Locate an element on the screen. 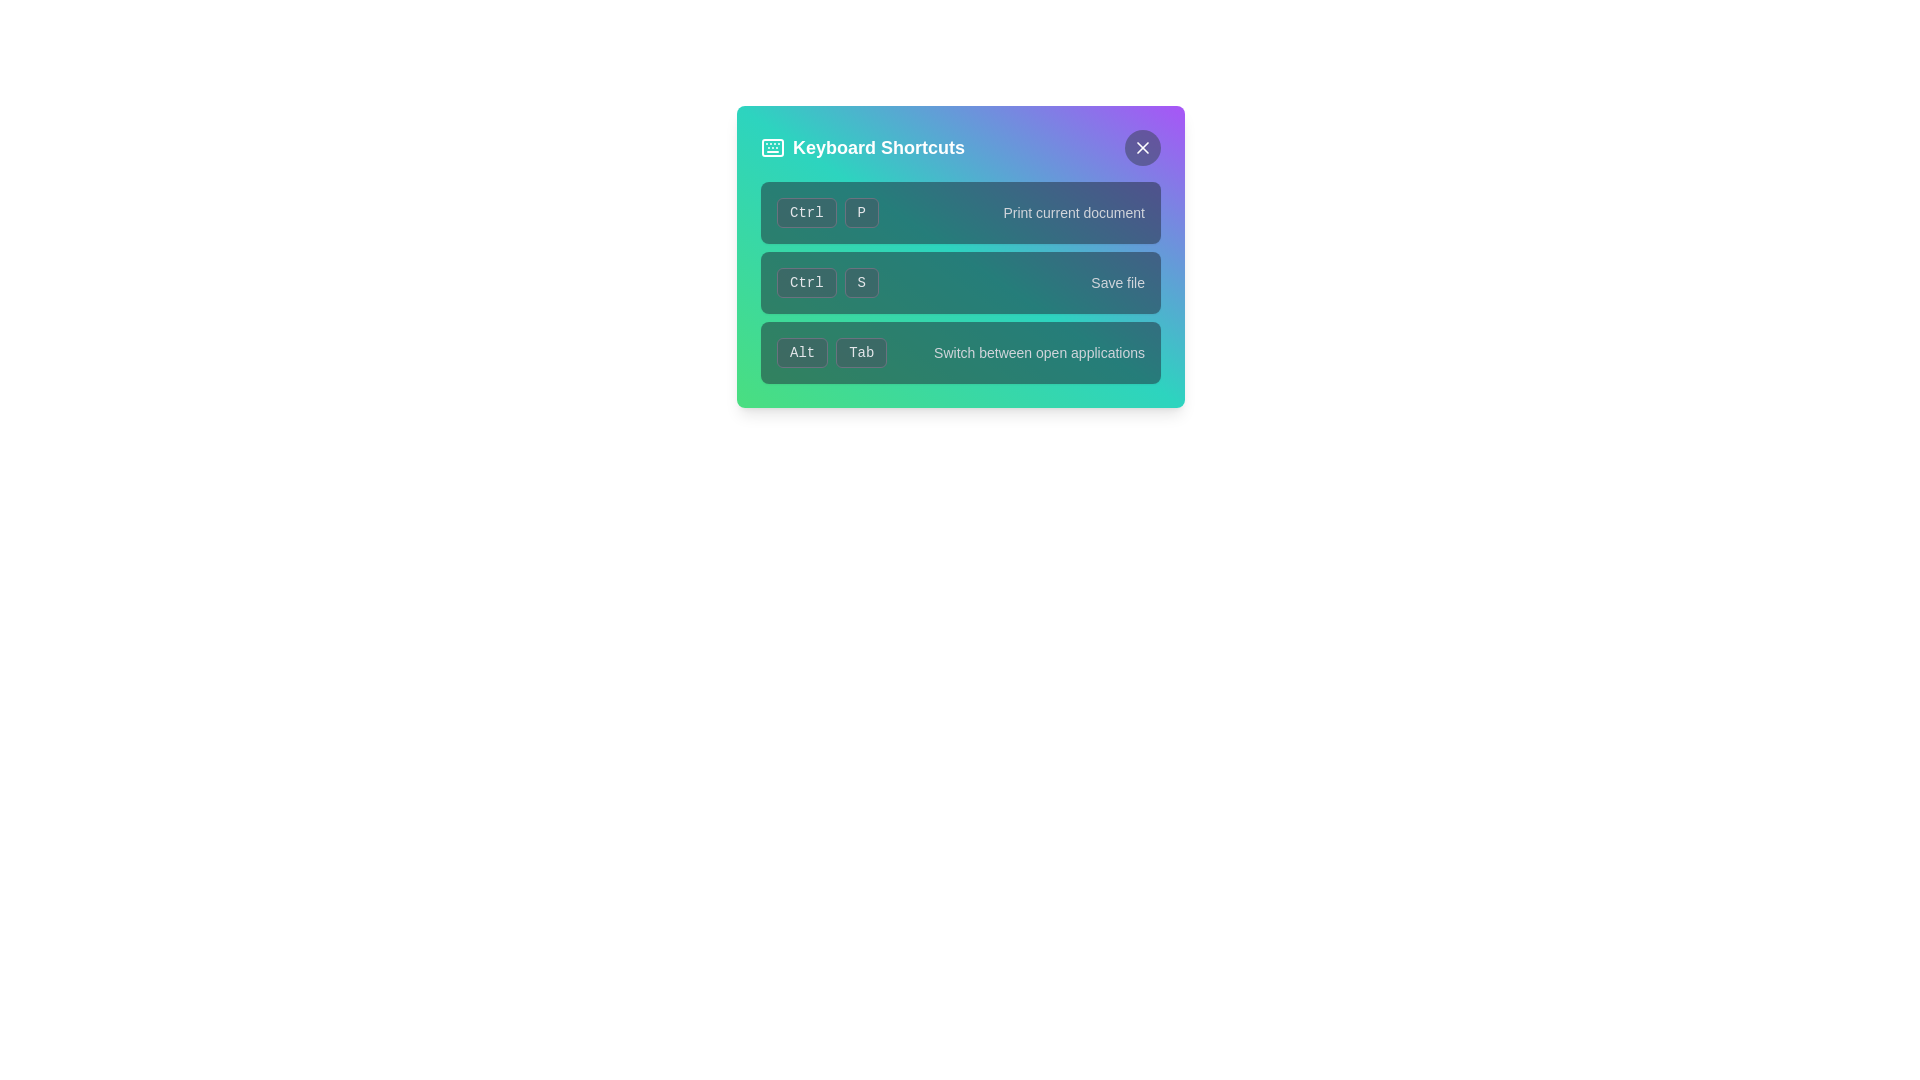  the 'Ctrl' key label in the 'Keyboard Shortcuts' modal, which is positioned as the left element in a pair before the 'P' key label is located at coordinates (806, 212).